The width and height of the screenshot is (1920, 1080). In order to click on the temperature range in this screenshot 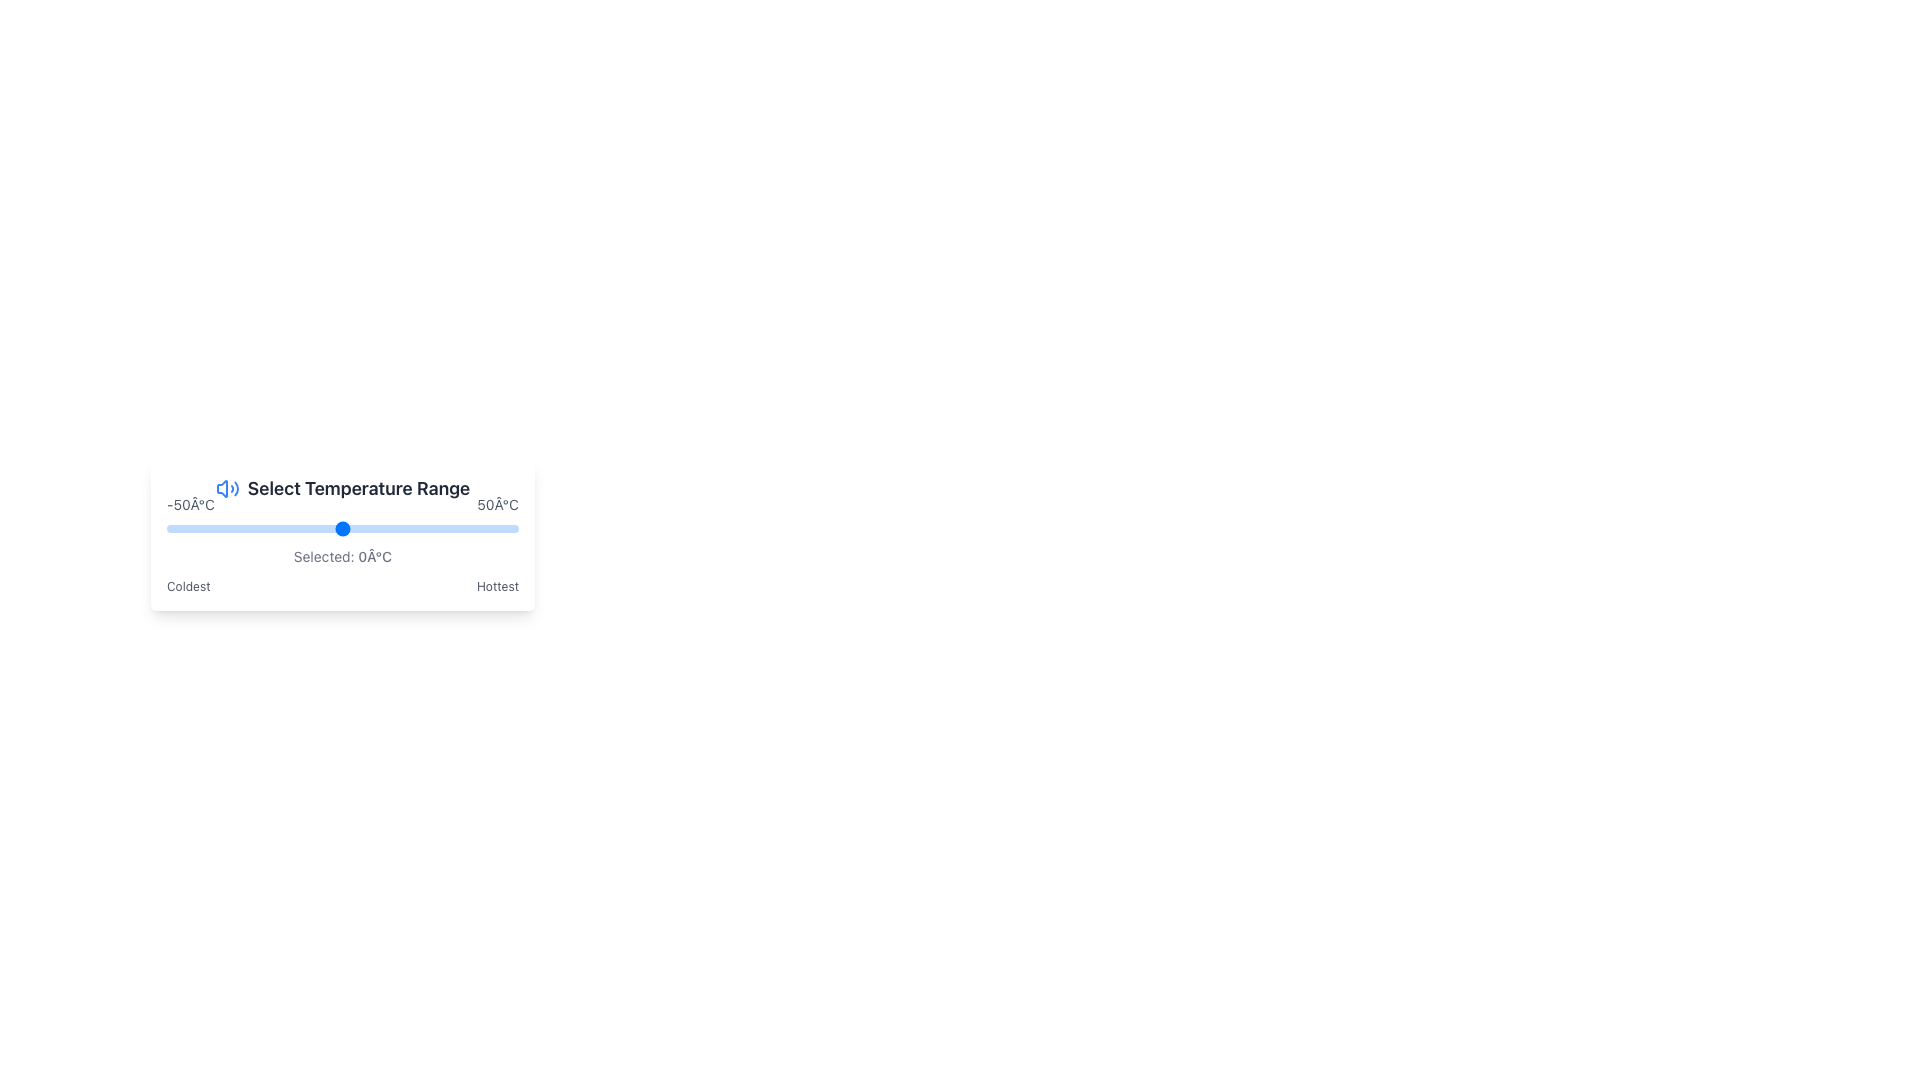, I will do `click(388, 527)`.